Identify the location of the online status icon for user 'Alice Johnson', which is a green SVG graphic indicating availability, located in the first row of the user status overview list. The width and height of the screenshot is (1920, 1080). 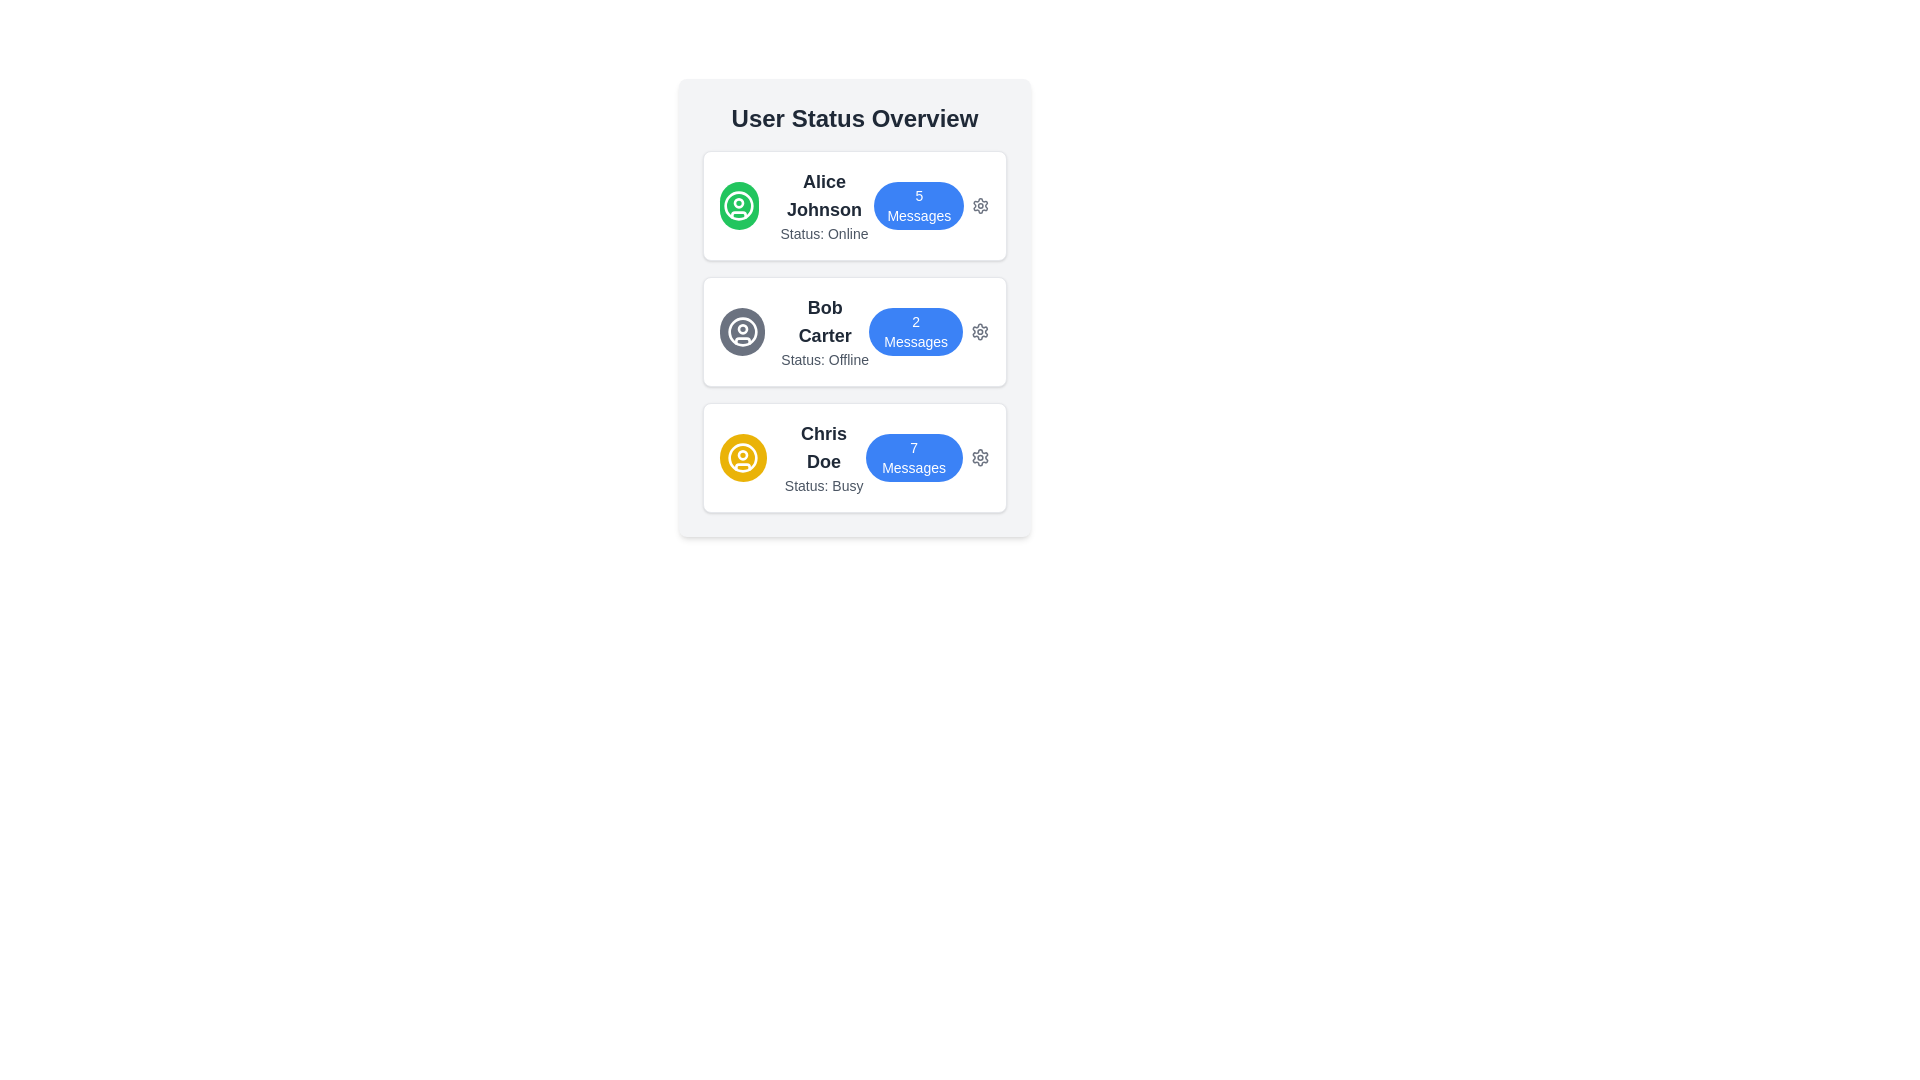
(738, 205).